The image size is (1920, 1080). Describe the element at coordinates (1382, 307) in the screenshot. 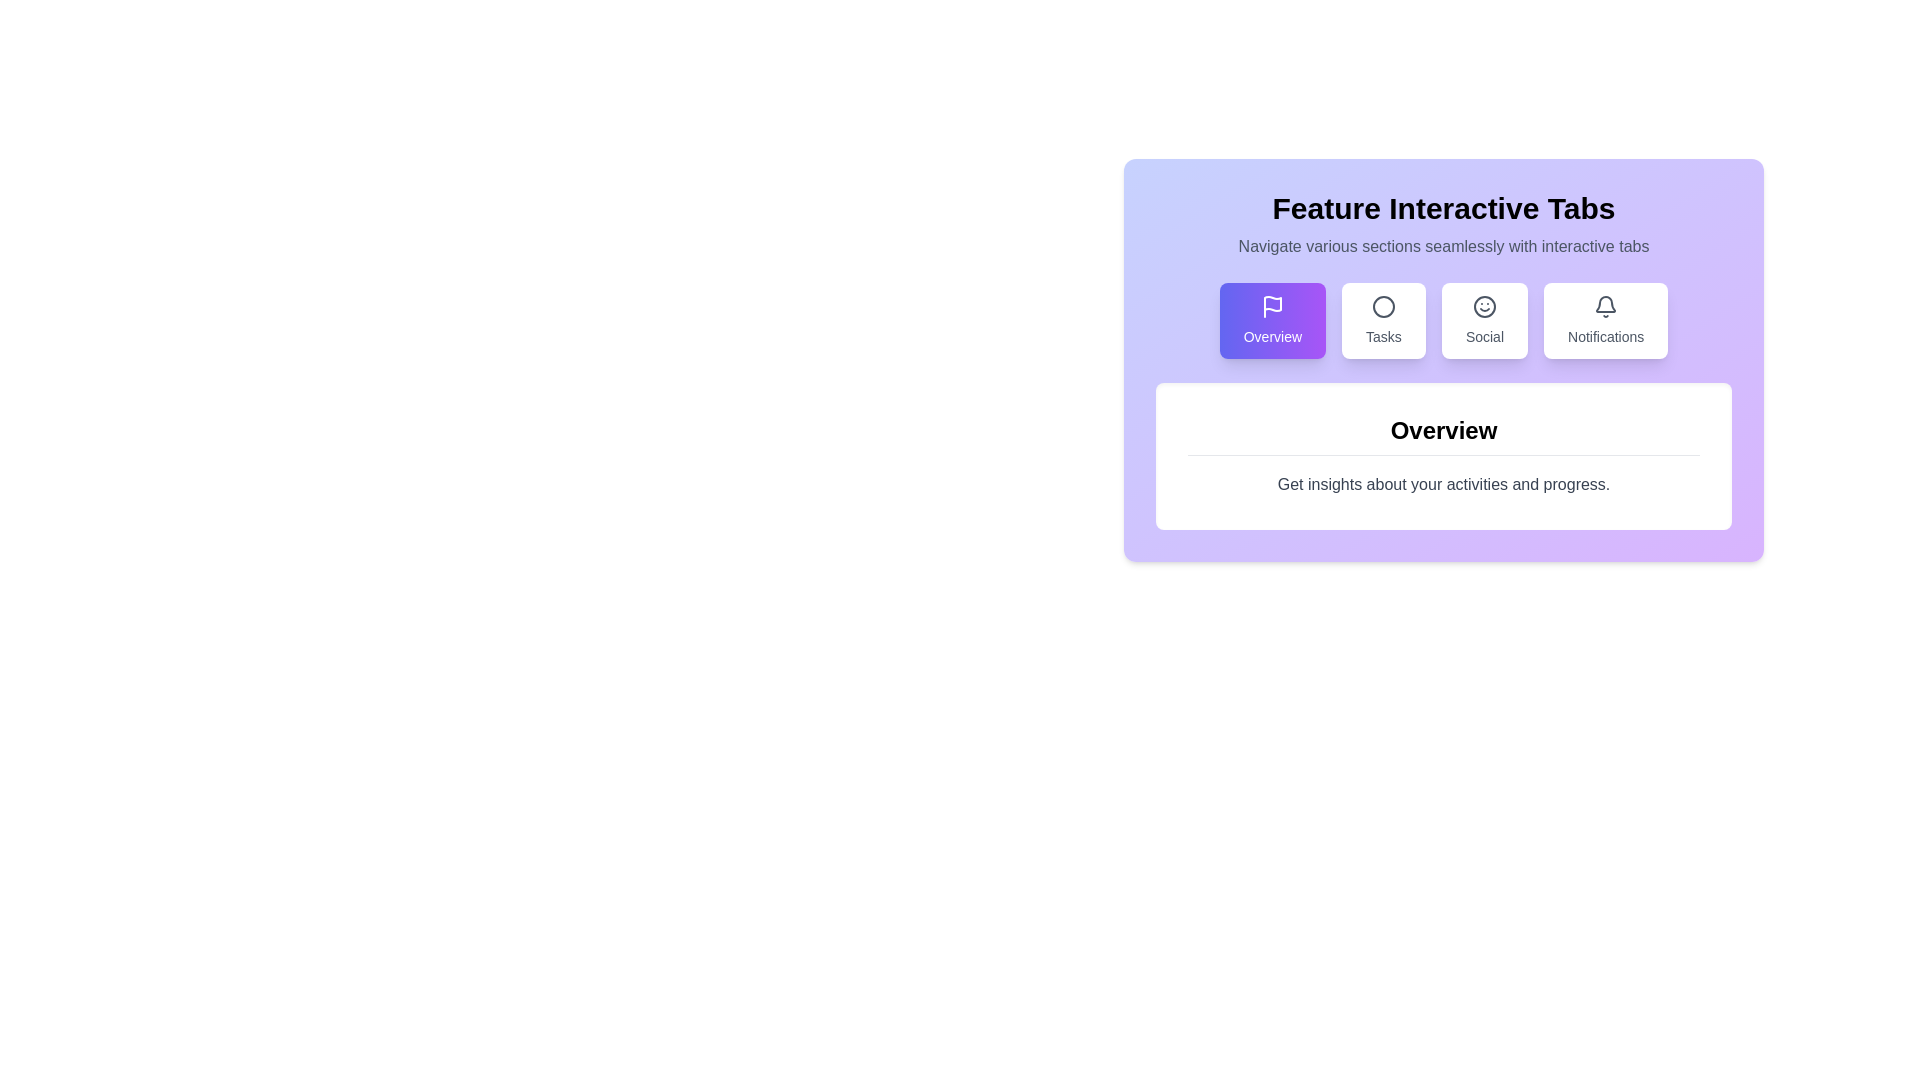

I see `the circular hollow icon representing the 'Tasks' button located centrally in the top row of interactive options within the feature interactive tabs component` at that location.